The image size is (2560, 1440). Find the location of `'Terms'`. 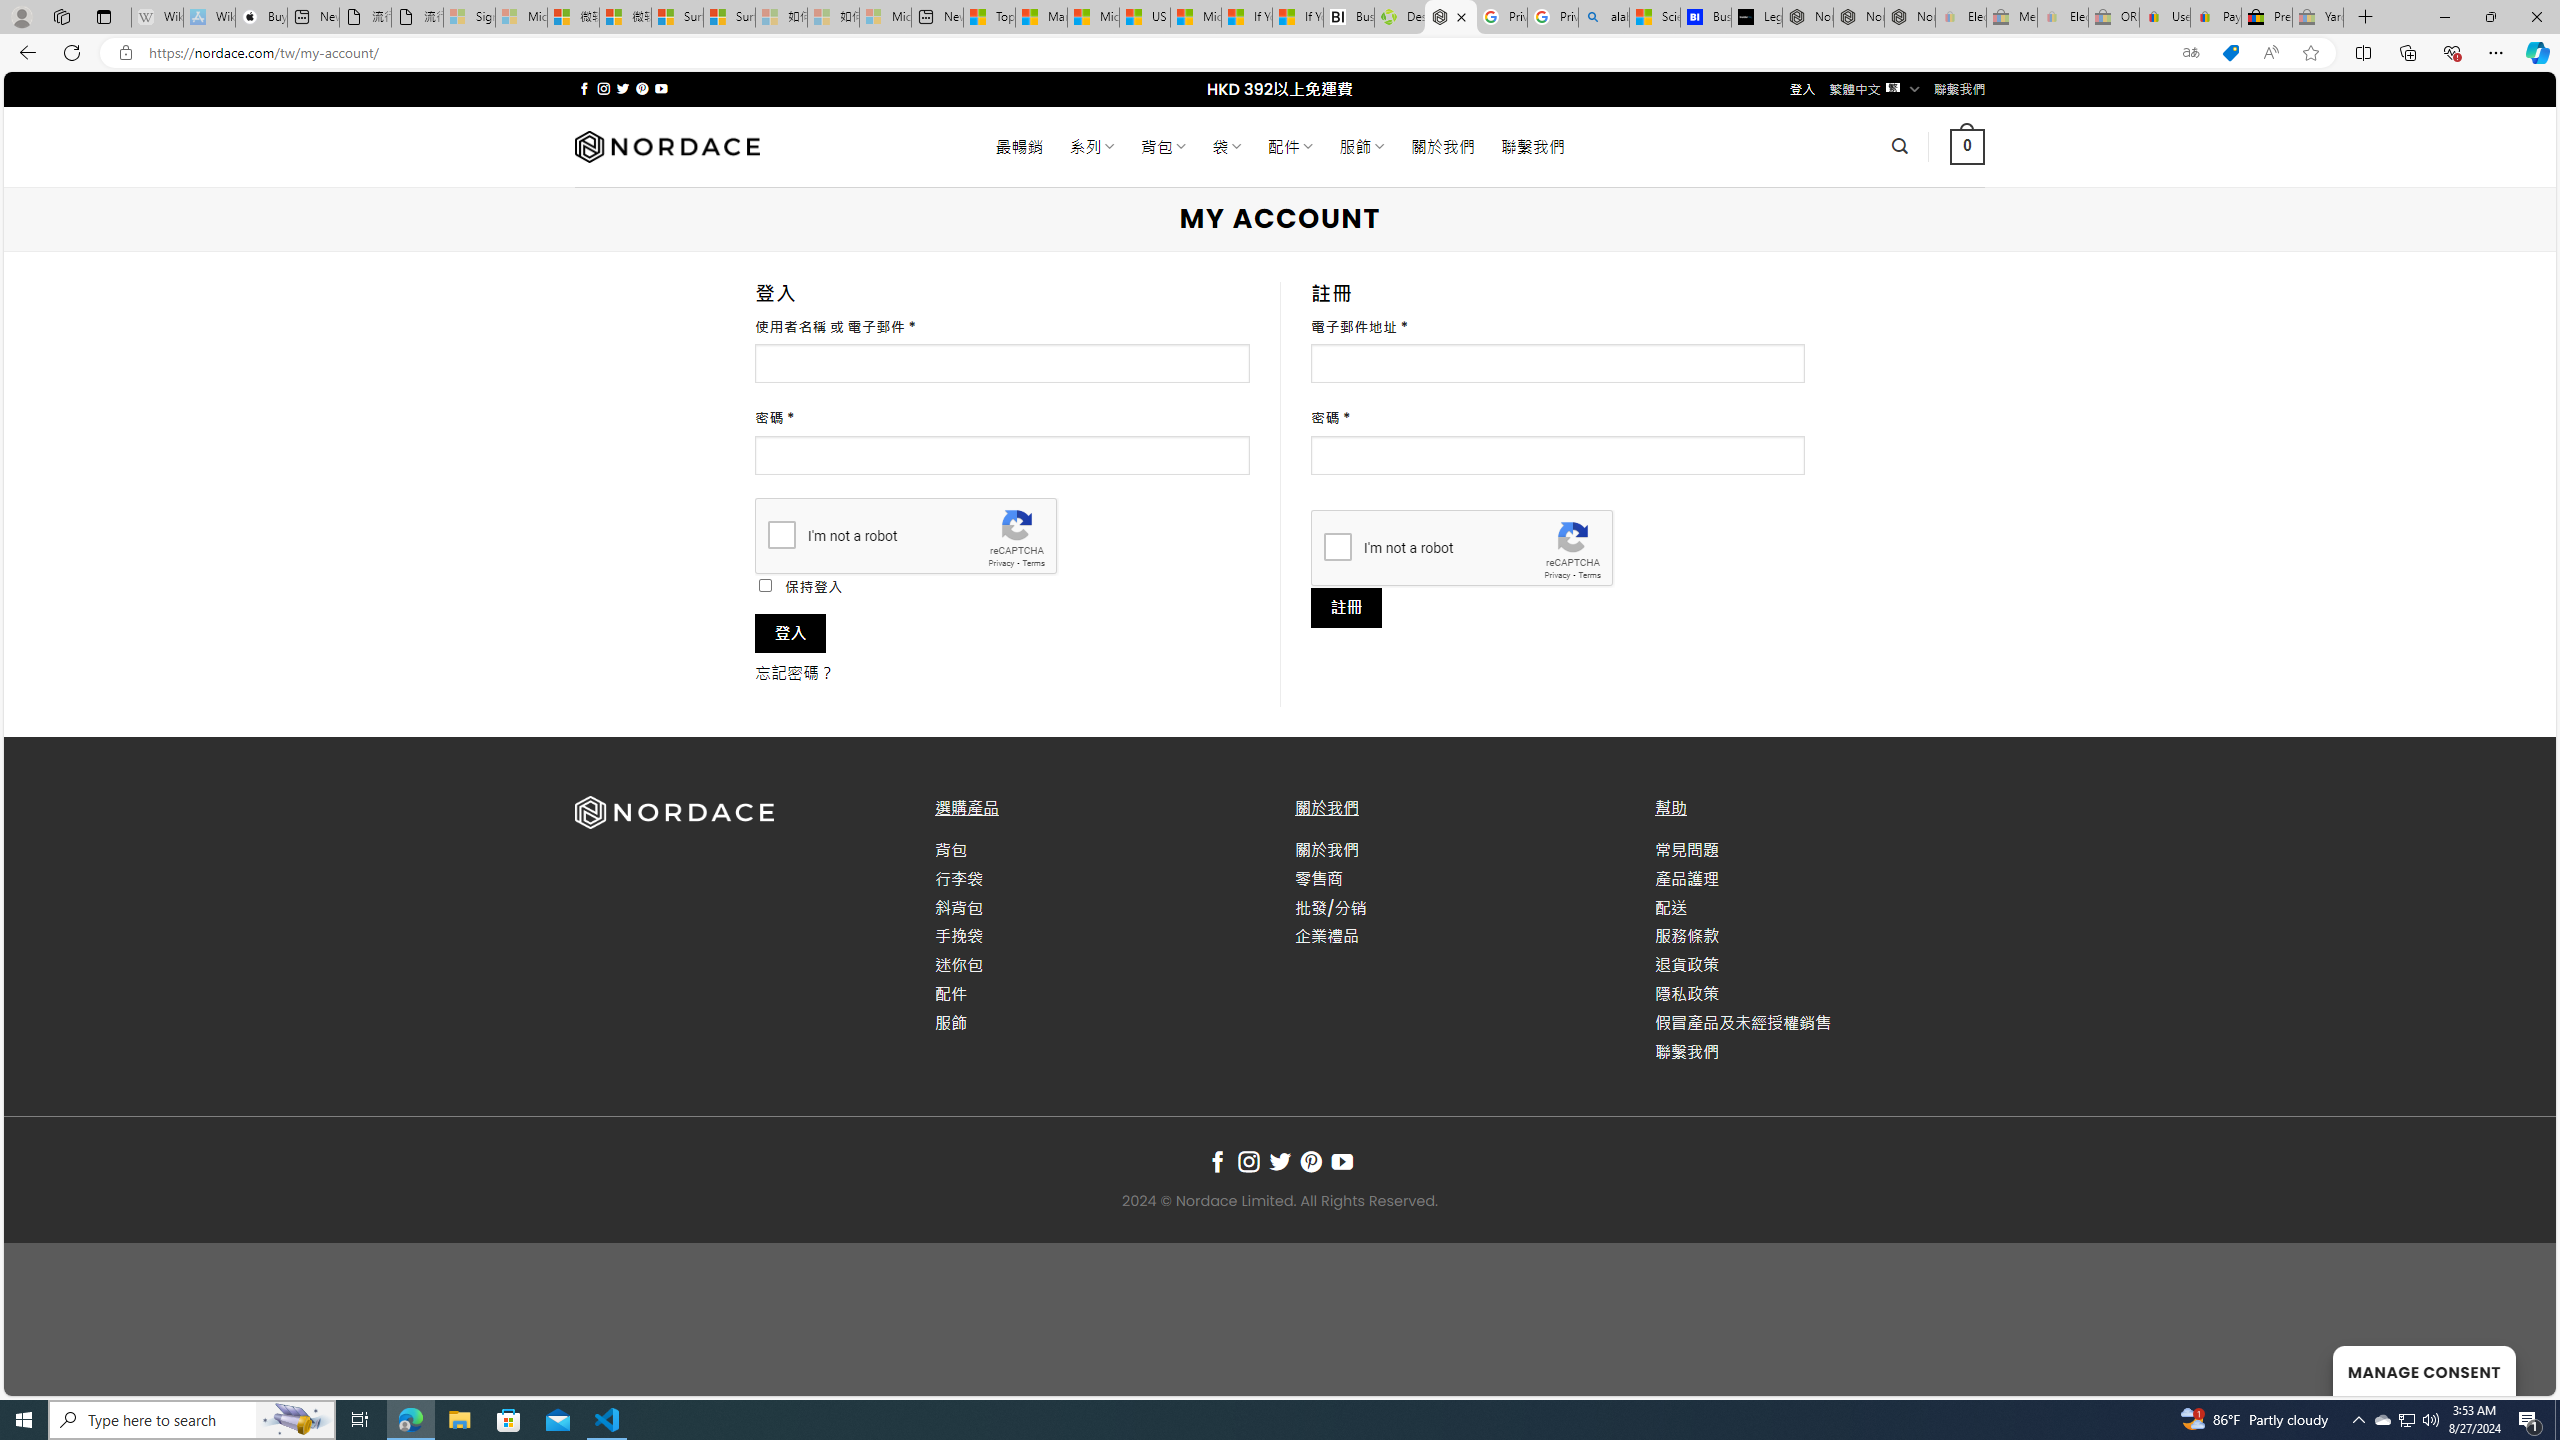

'Terms' is located at coordinates (1589, 574).